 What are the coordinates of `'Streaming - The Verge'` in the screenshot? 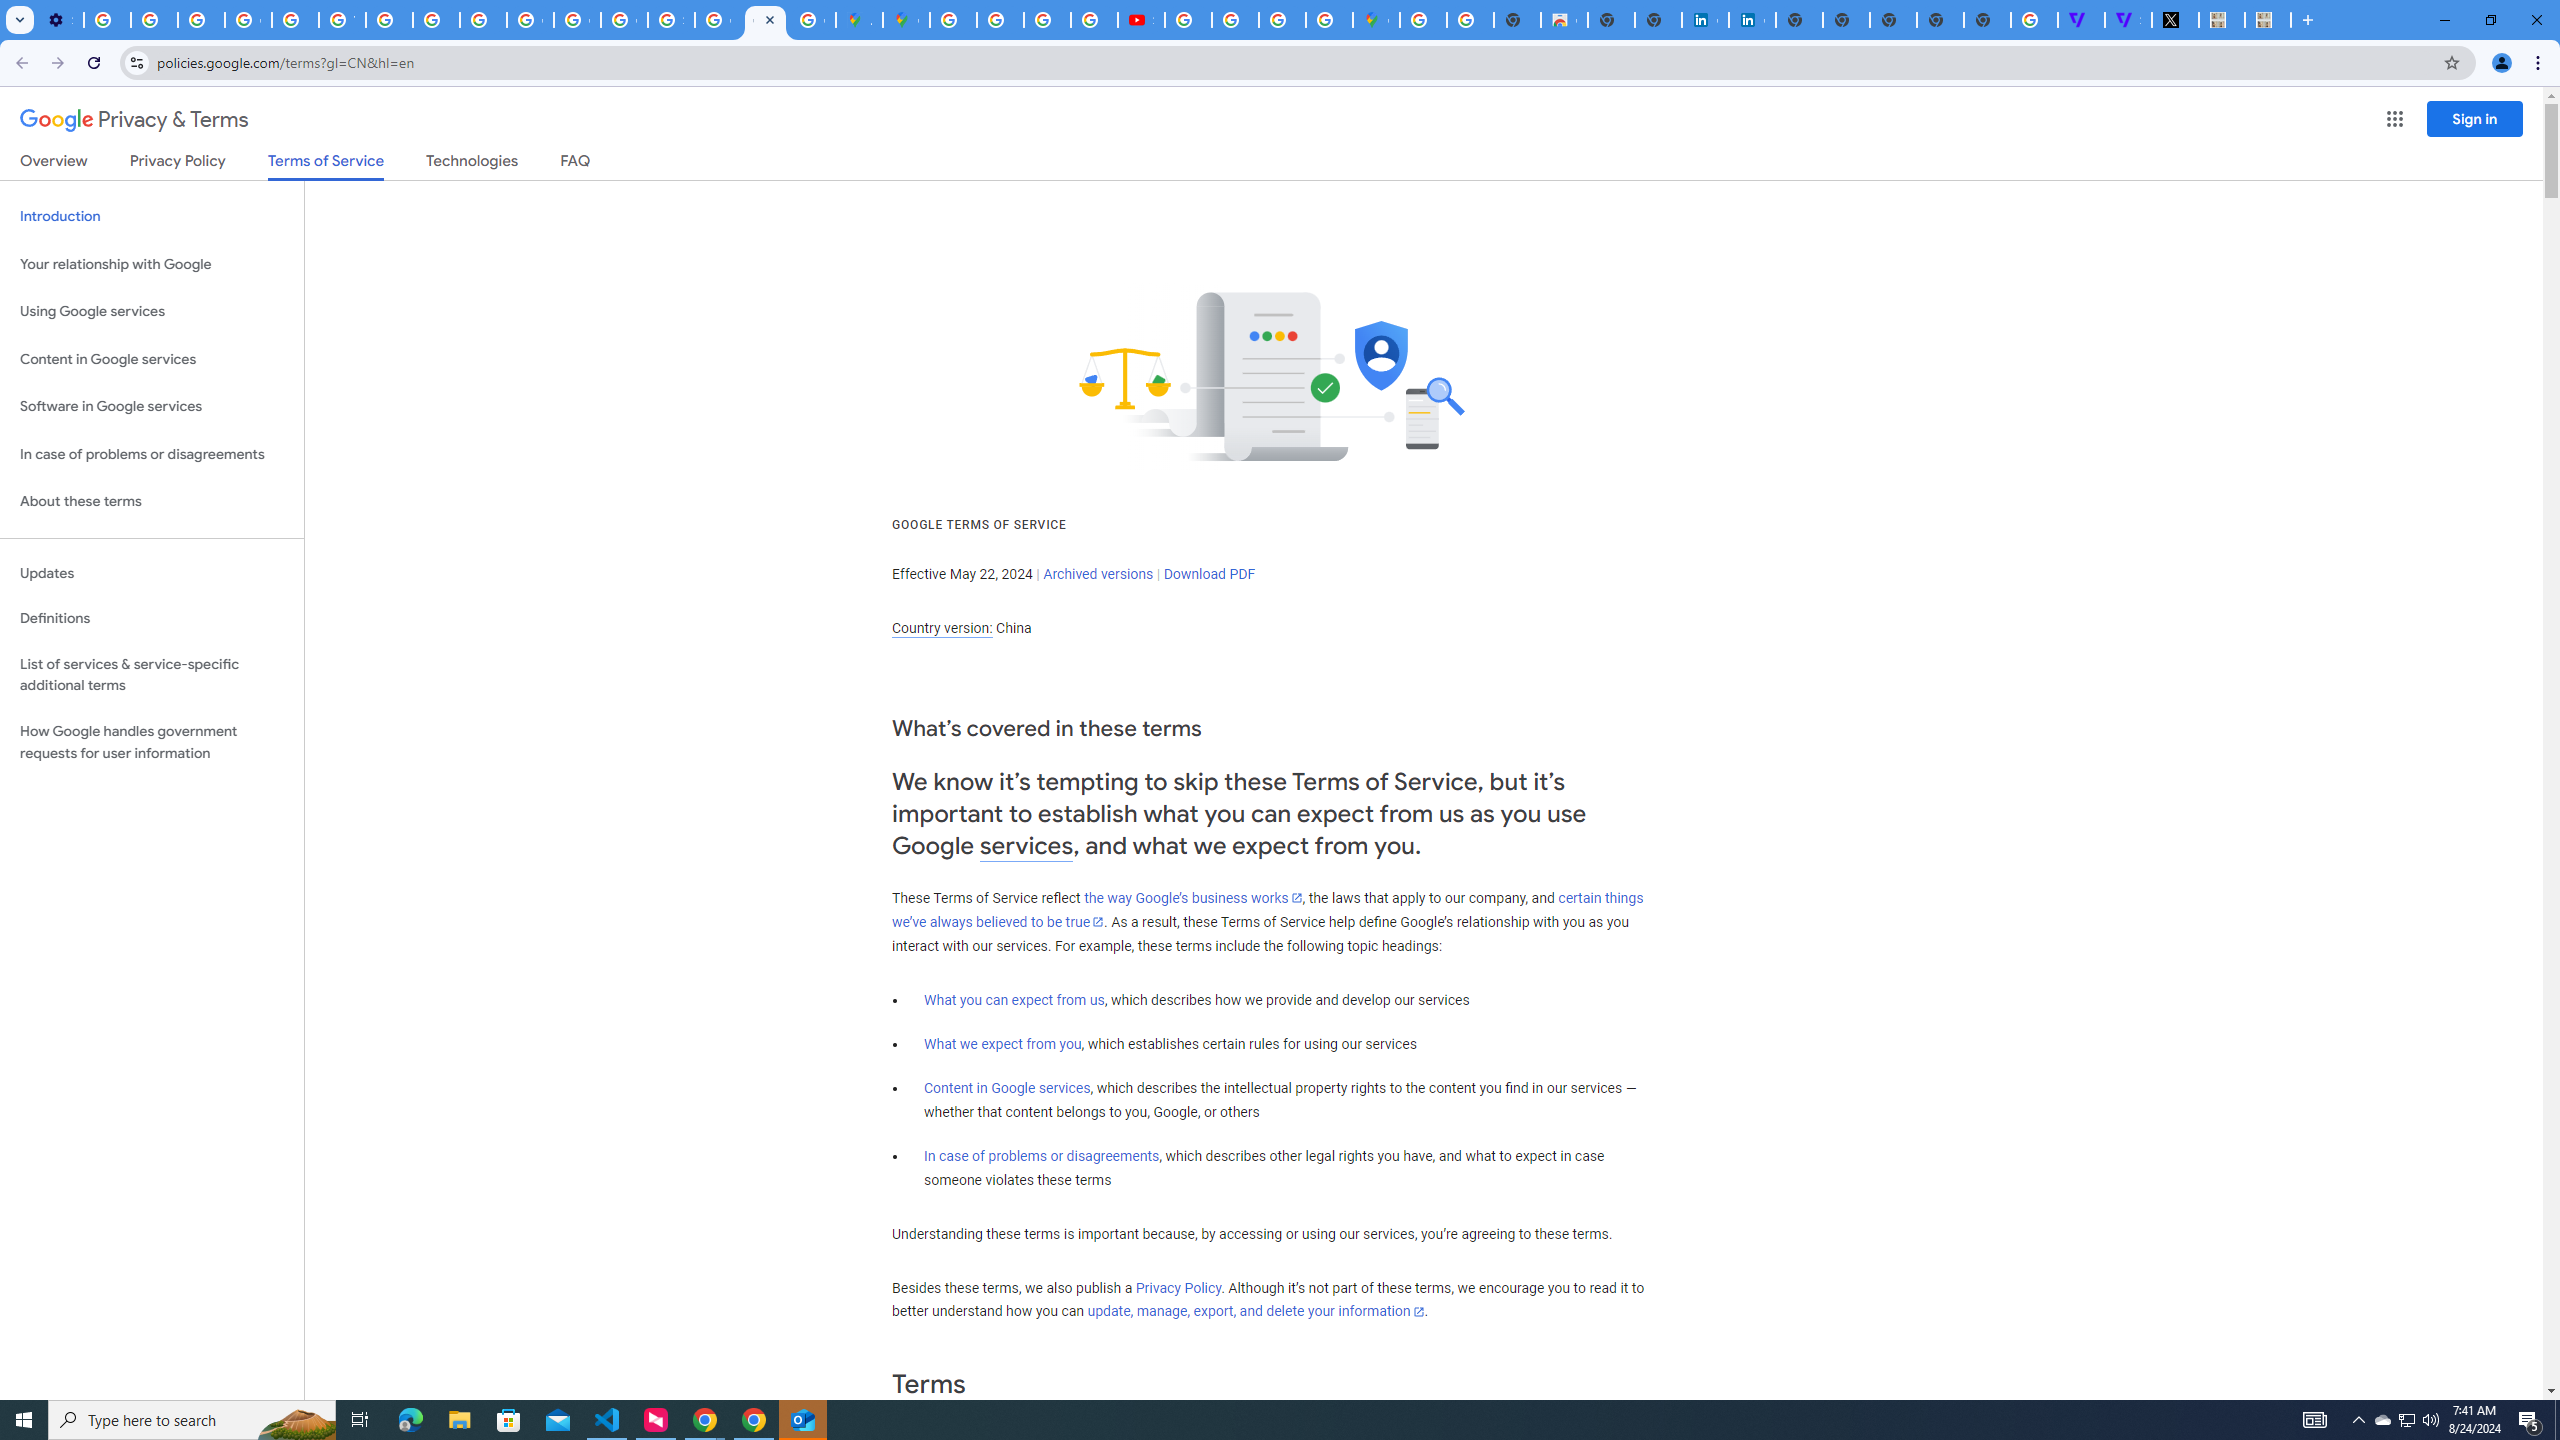 It's located at (2127, 19).